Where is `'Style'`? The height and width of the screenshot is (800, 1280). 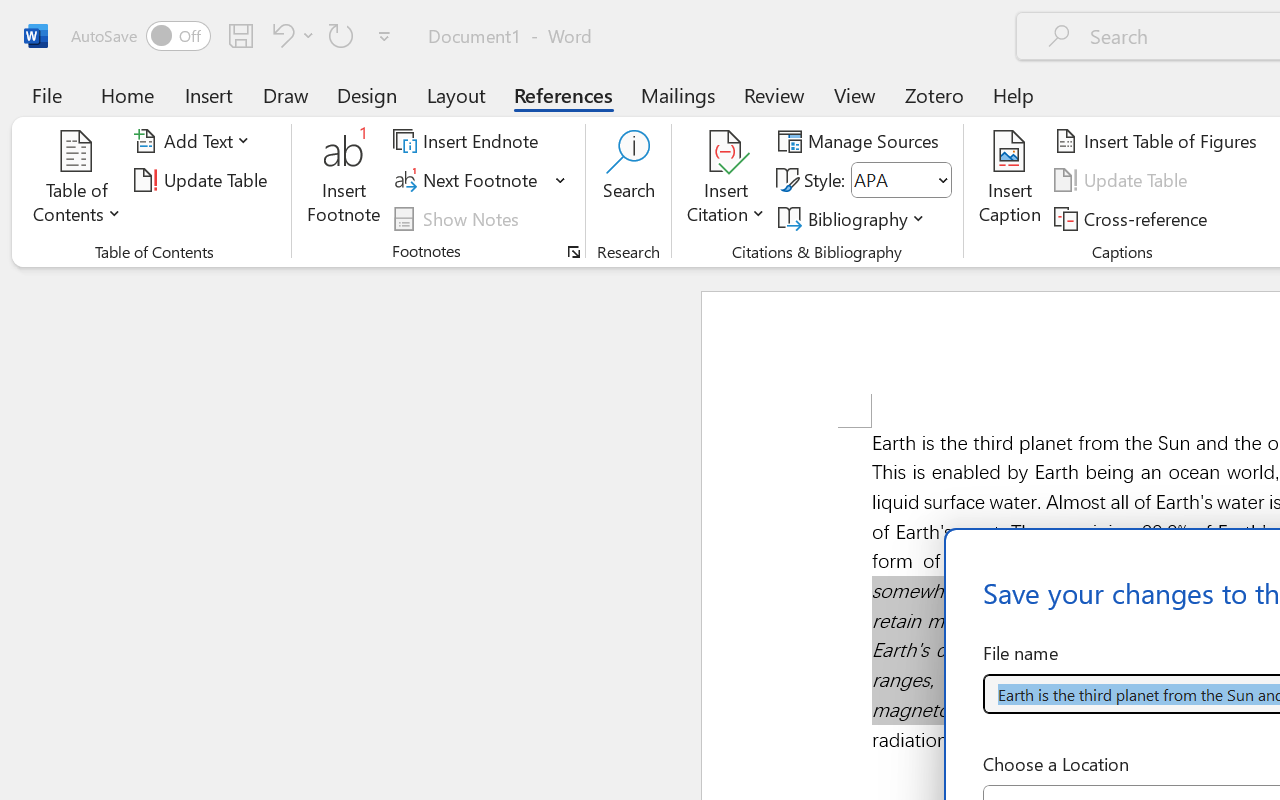 'Style' is located at coordinates (891, 178).